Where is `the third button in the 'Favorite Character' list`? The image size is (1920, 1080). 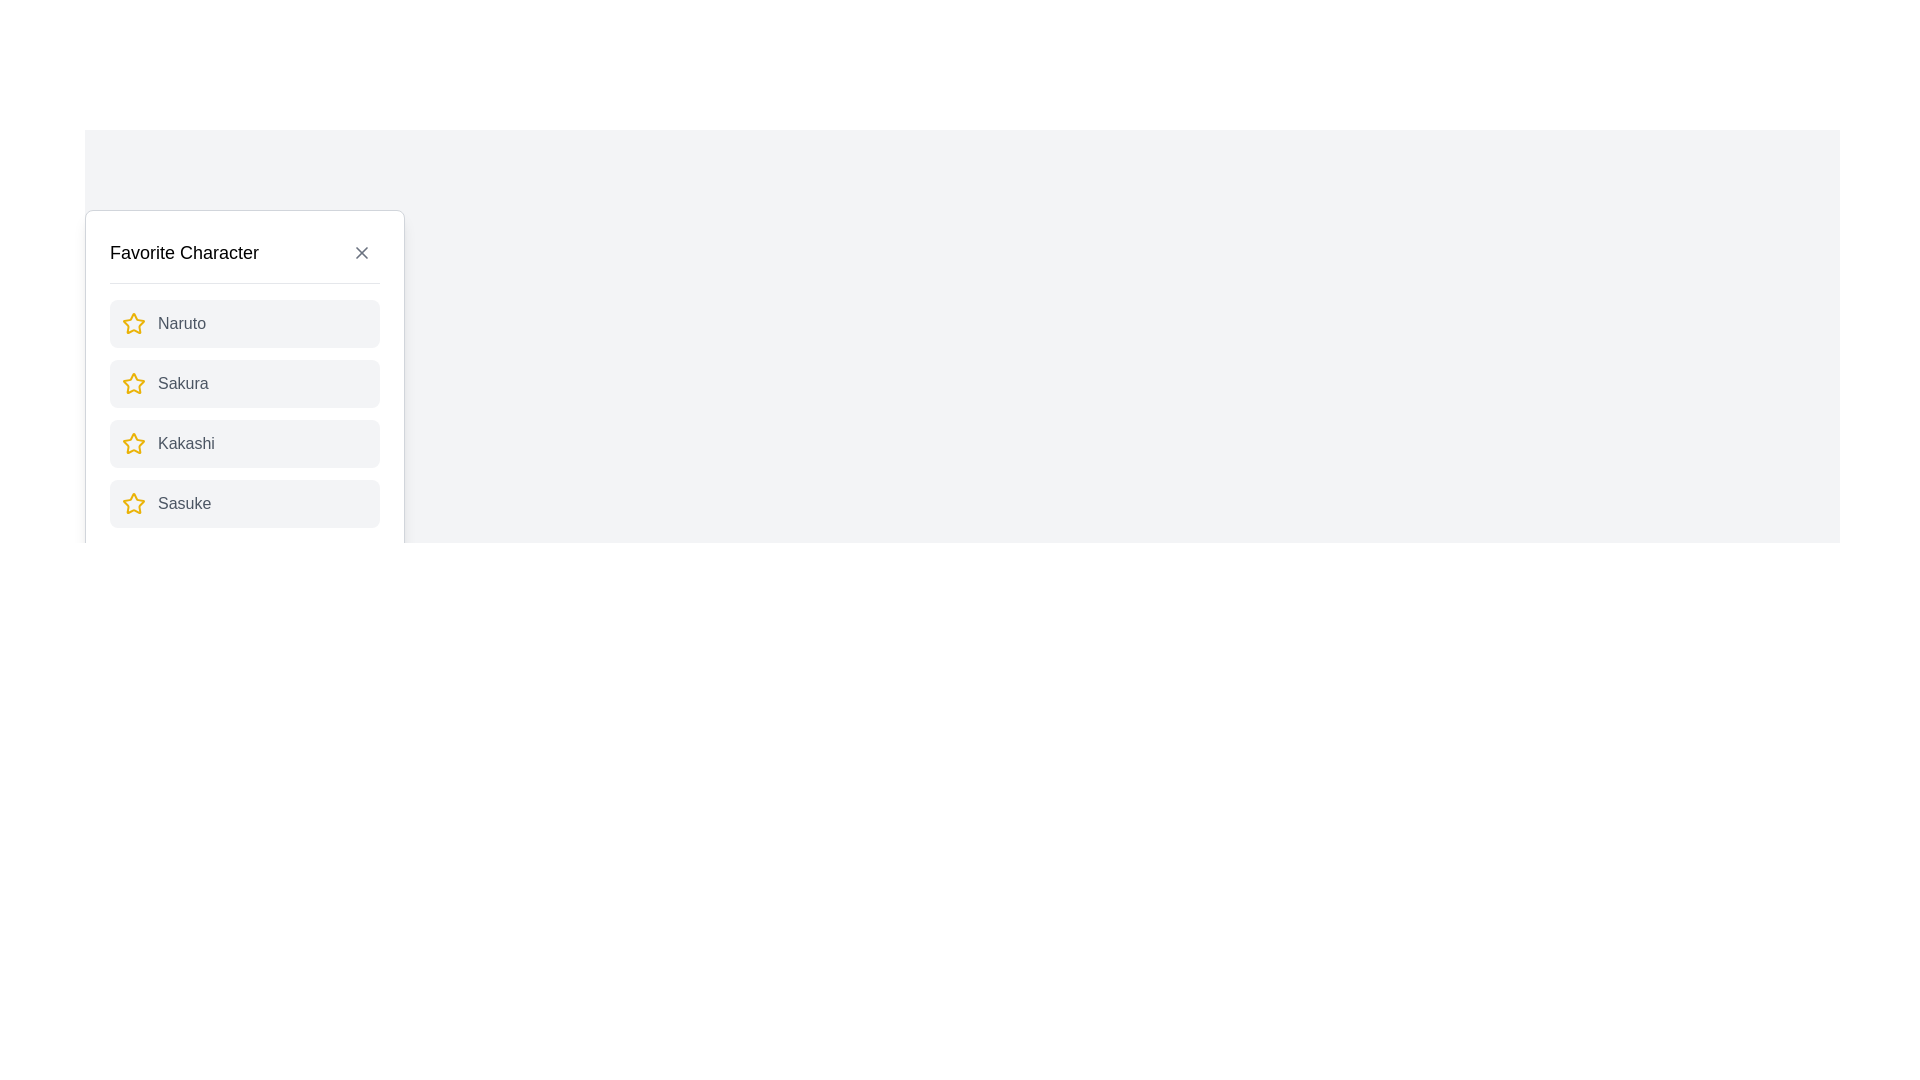 the third button in the 'Favorite Character' list is located at coordinates (243, 442).